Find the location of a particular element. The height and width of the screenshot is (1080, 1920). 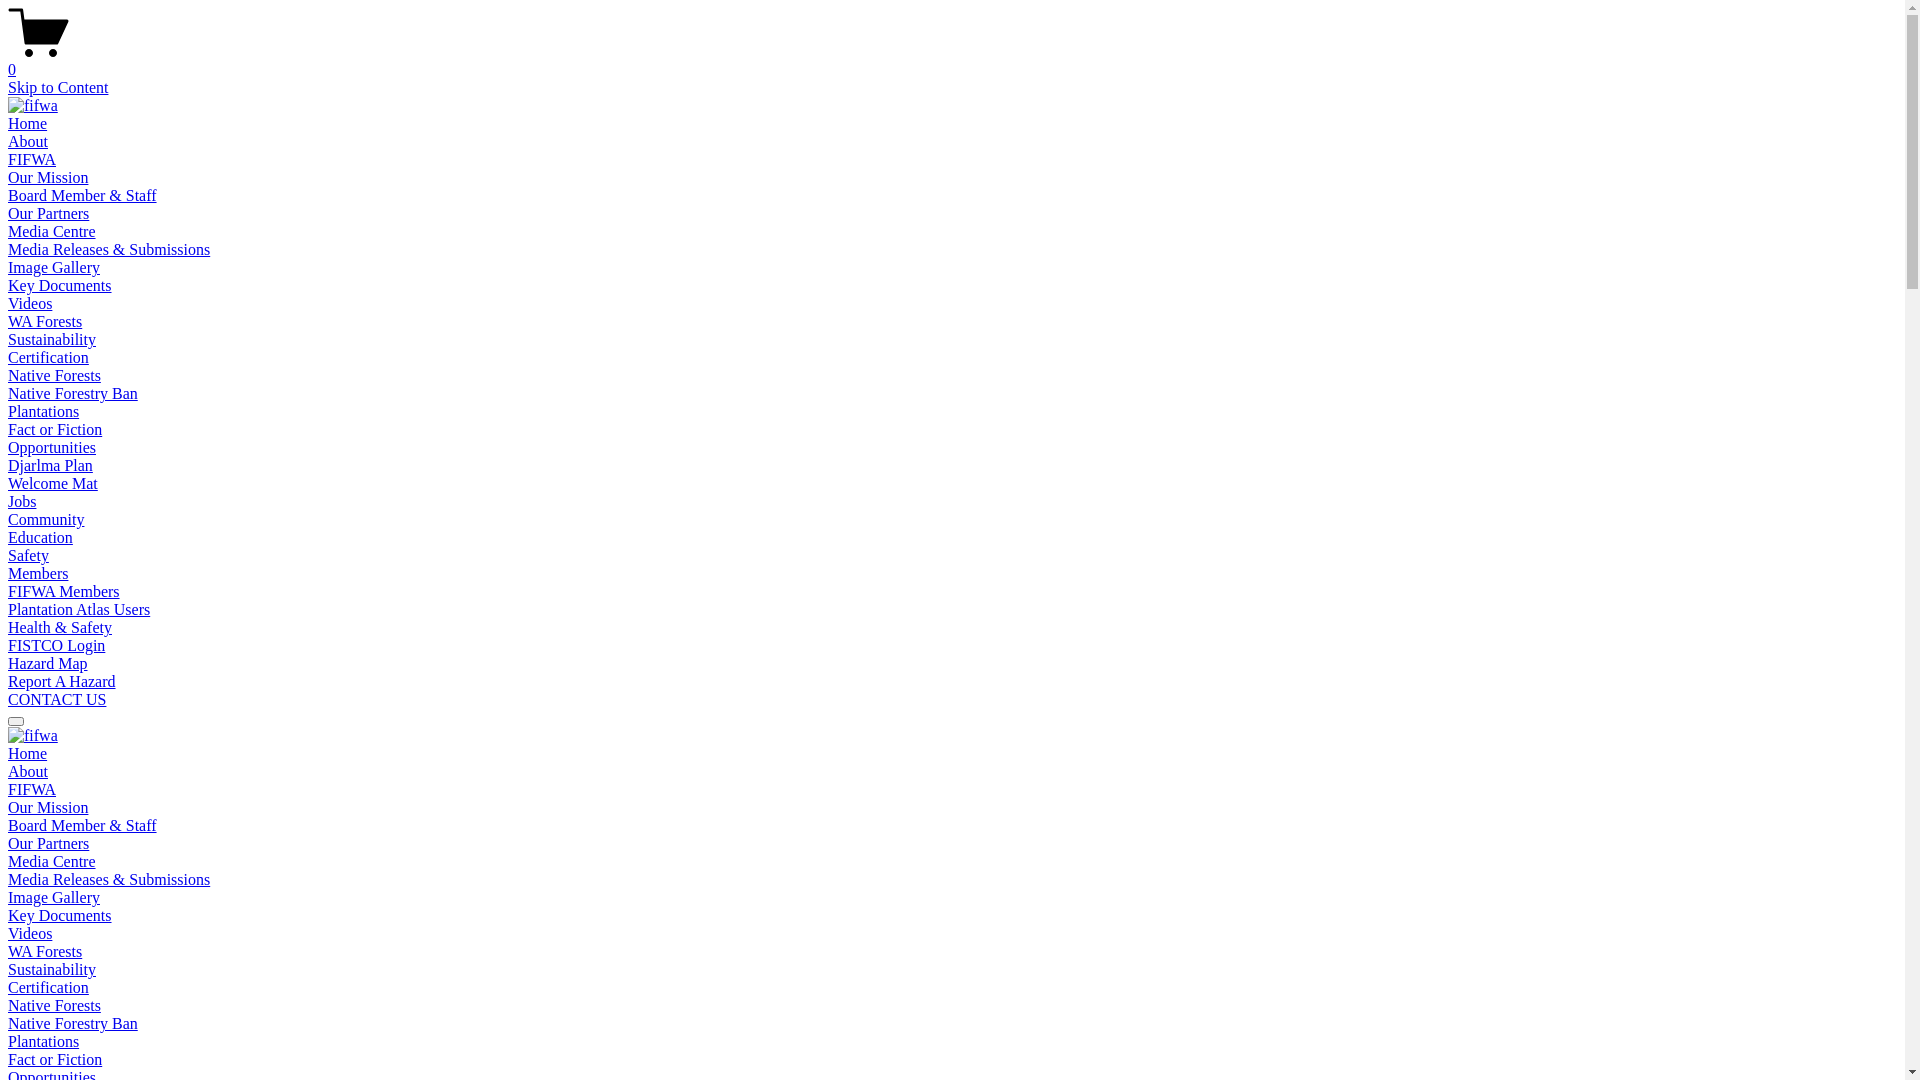

'CONTACT US' is located at coordinates (8, 698).